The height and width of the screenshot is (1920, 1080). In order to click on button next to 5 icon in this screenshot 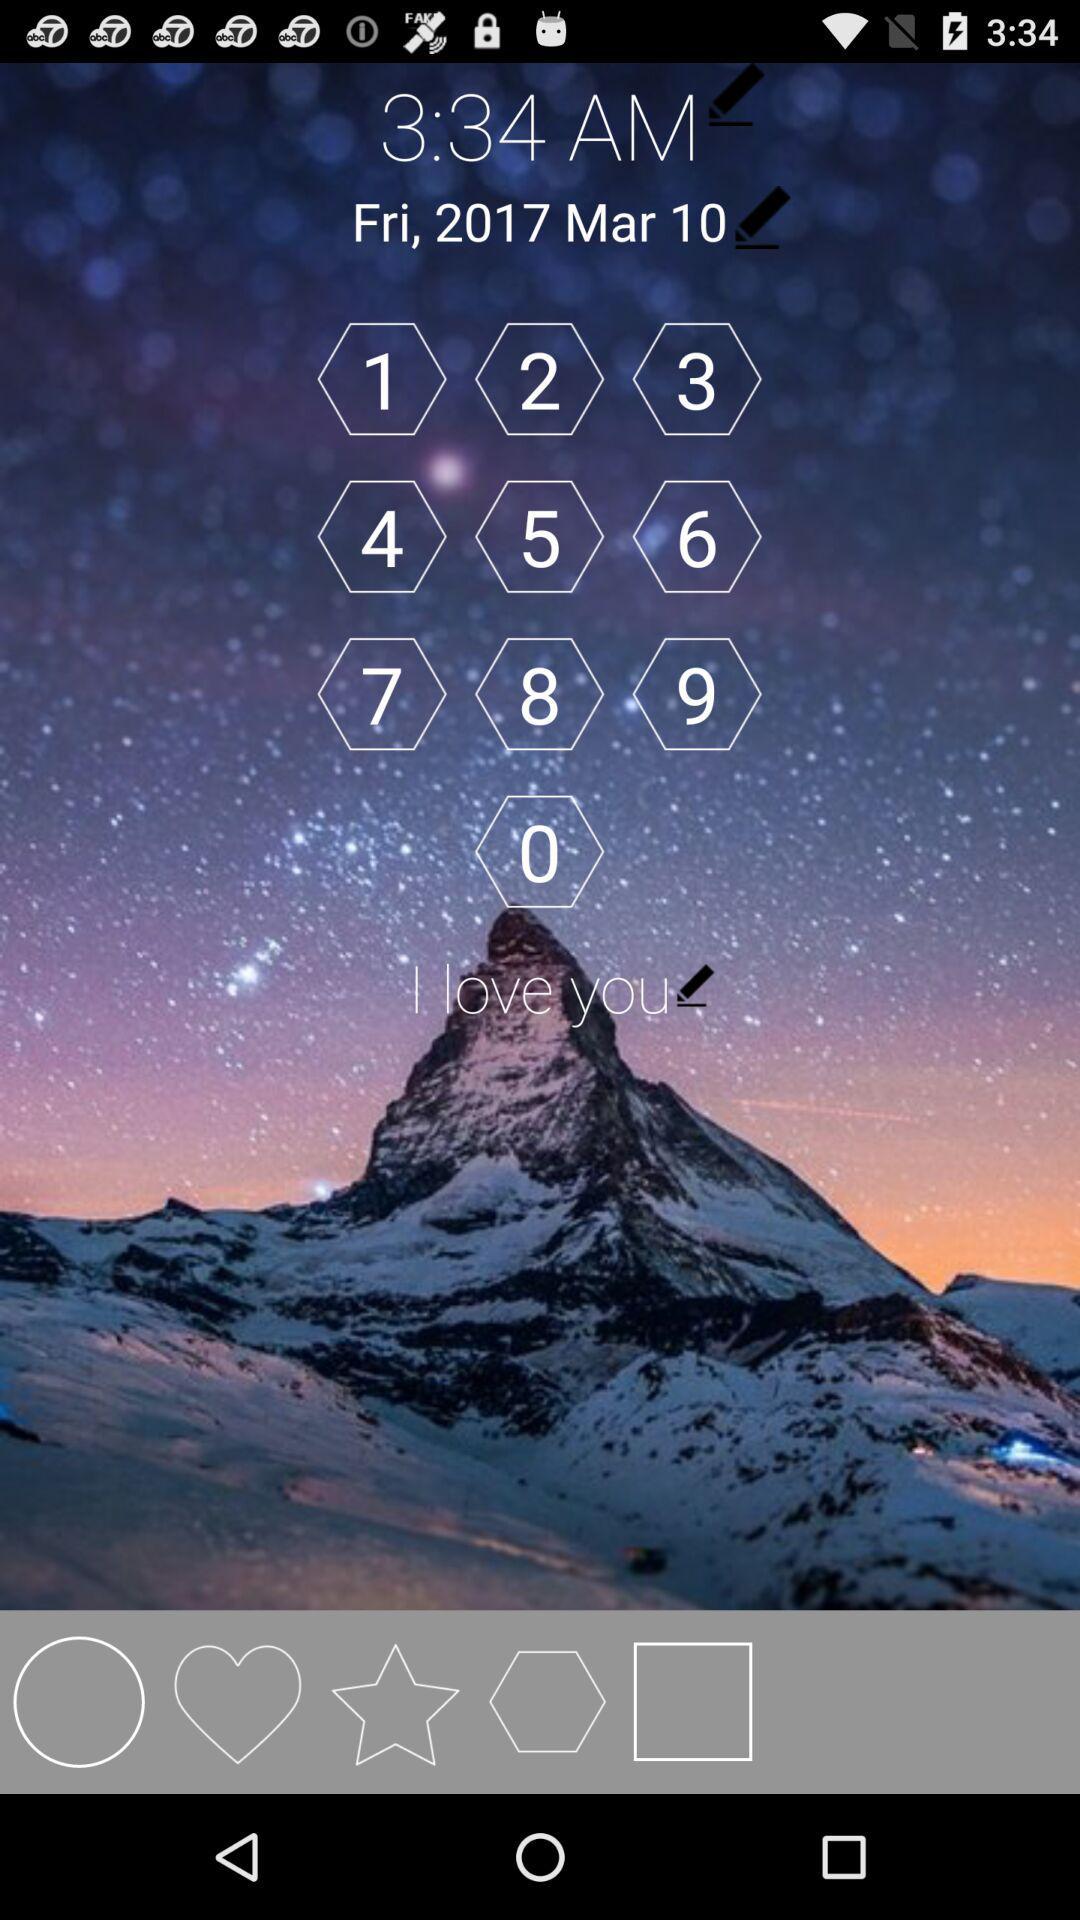, I will do `click(696, 536)`.